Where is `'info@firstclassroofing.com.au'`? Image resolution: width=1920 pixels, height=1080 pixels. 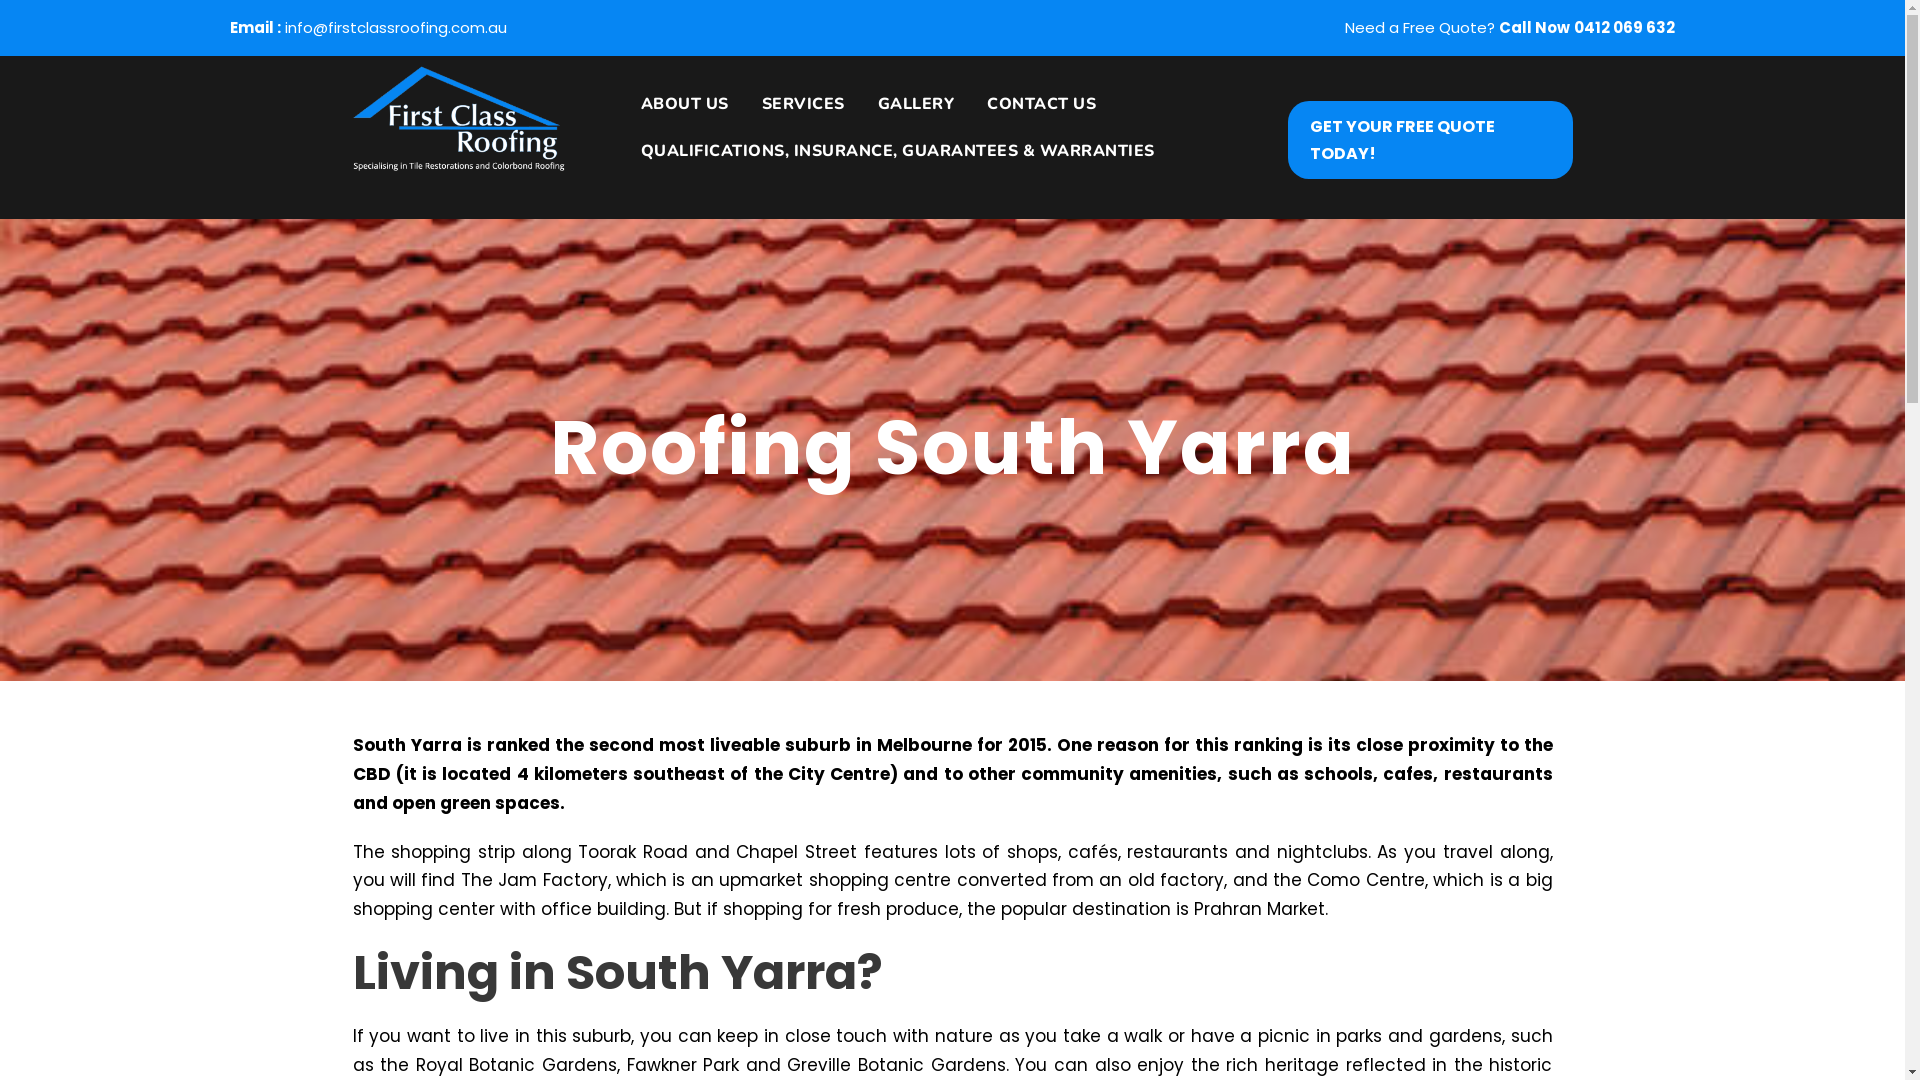 'info@firstclassroofing.com.au' is located at coordinates (395, 27).